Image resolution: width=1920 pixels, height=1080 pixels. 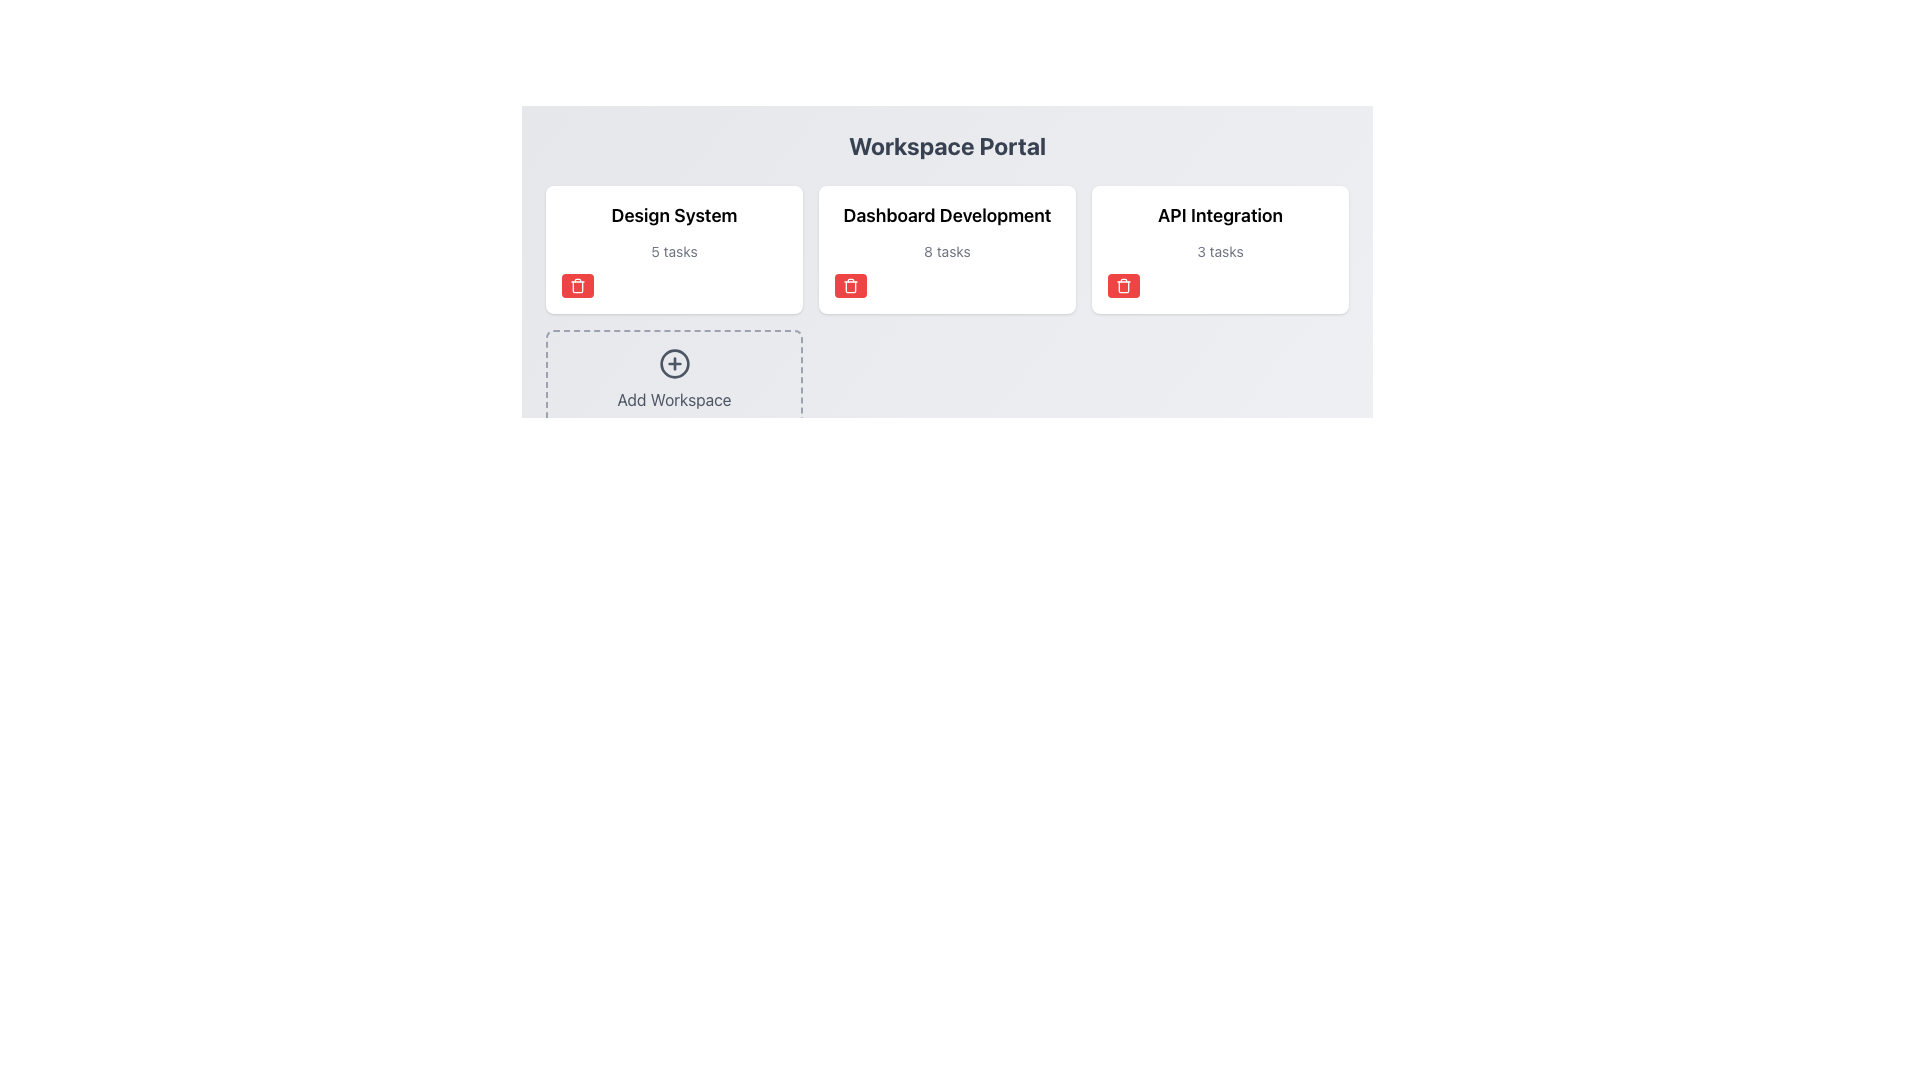 What do you see at coordinates (946, 250) in the screenshot?
I see `the static text label displaying '8 tasks' within the 'Dashboard Development' card, which is styled in gray and positioned below its title` at bounding box center [946, 250].